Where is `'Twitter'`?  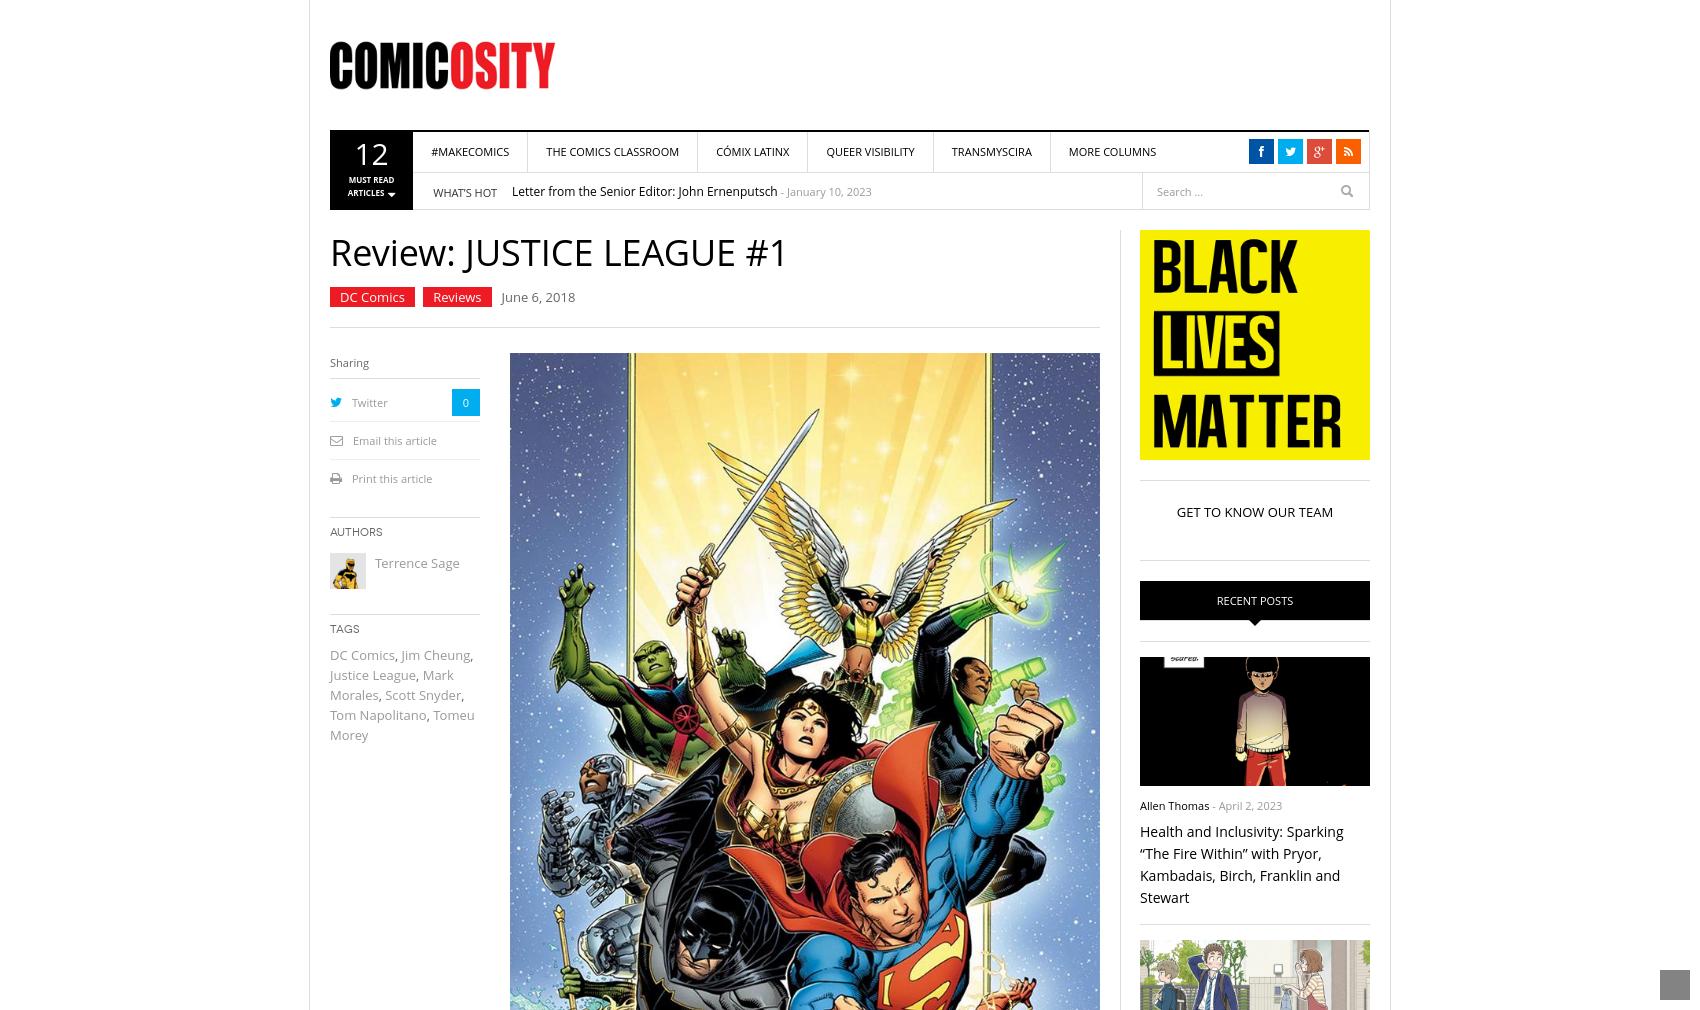
'Twitter' is located at coordinates (368, 401).